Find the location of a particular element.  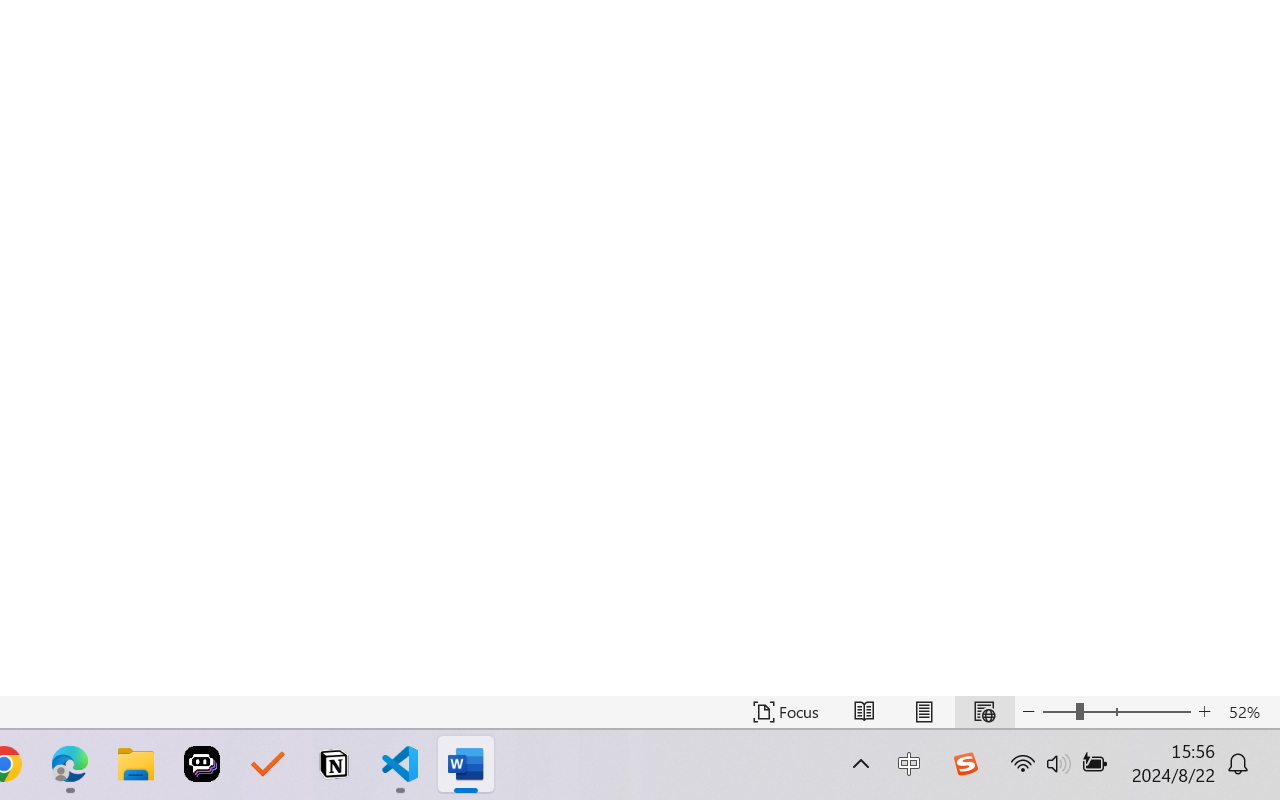

'Zoom Out' is located at coordinates (1058, 711).